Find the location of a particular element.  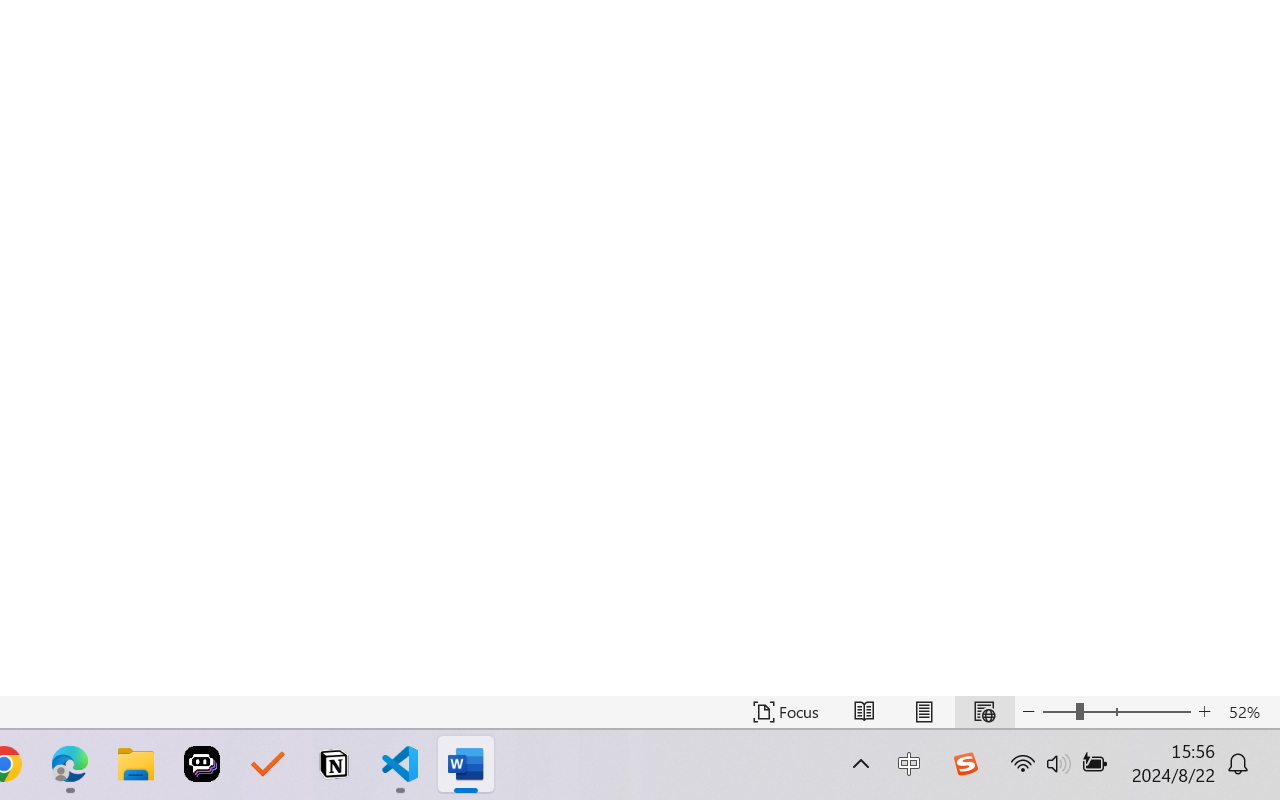

'Zoom Out' is located at coordinates (1058, 711).